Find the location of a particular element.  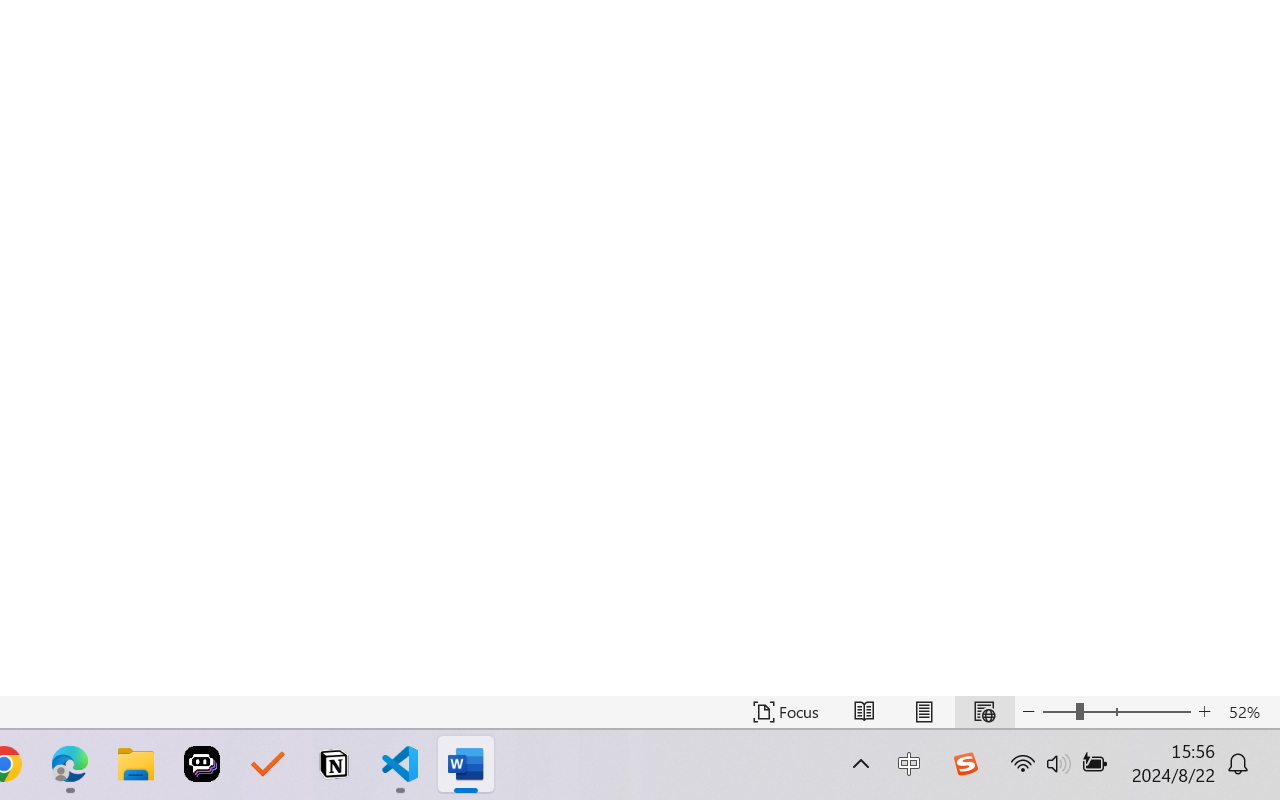

'Zoom Out' is located at coordinates (1058, 711).